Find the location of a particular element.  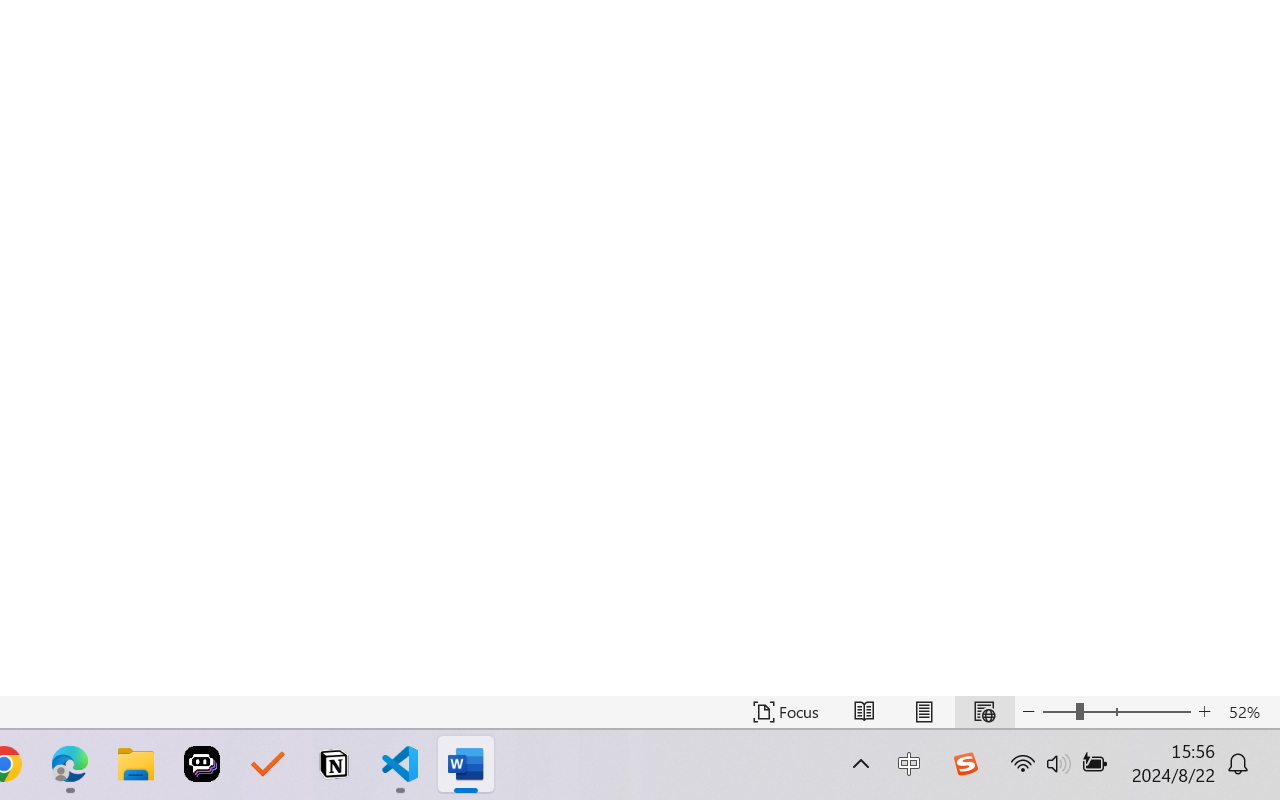

'Zoom Out' is located at coordinates (1058, 711).